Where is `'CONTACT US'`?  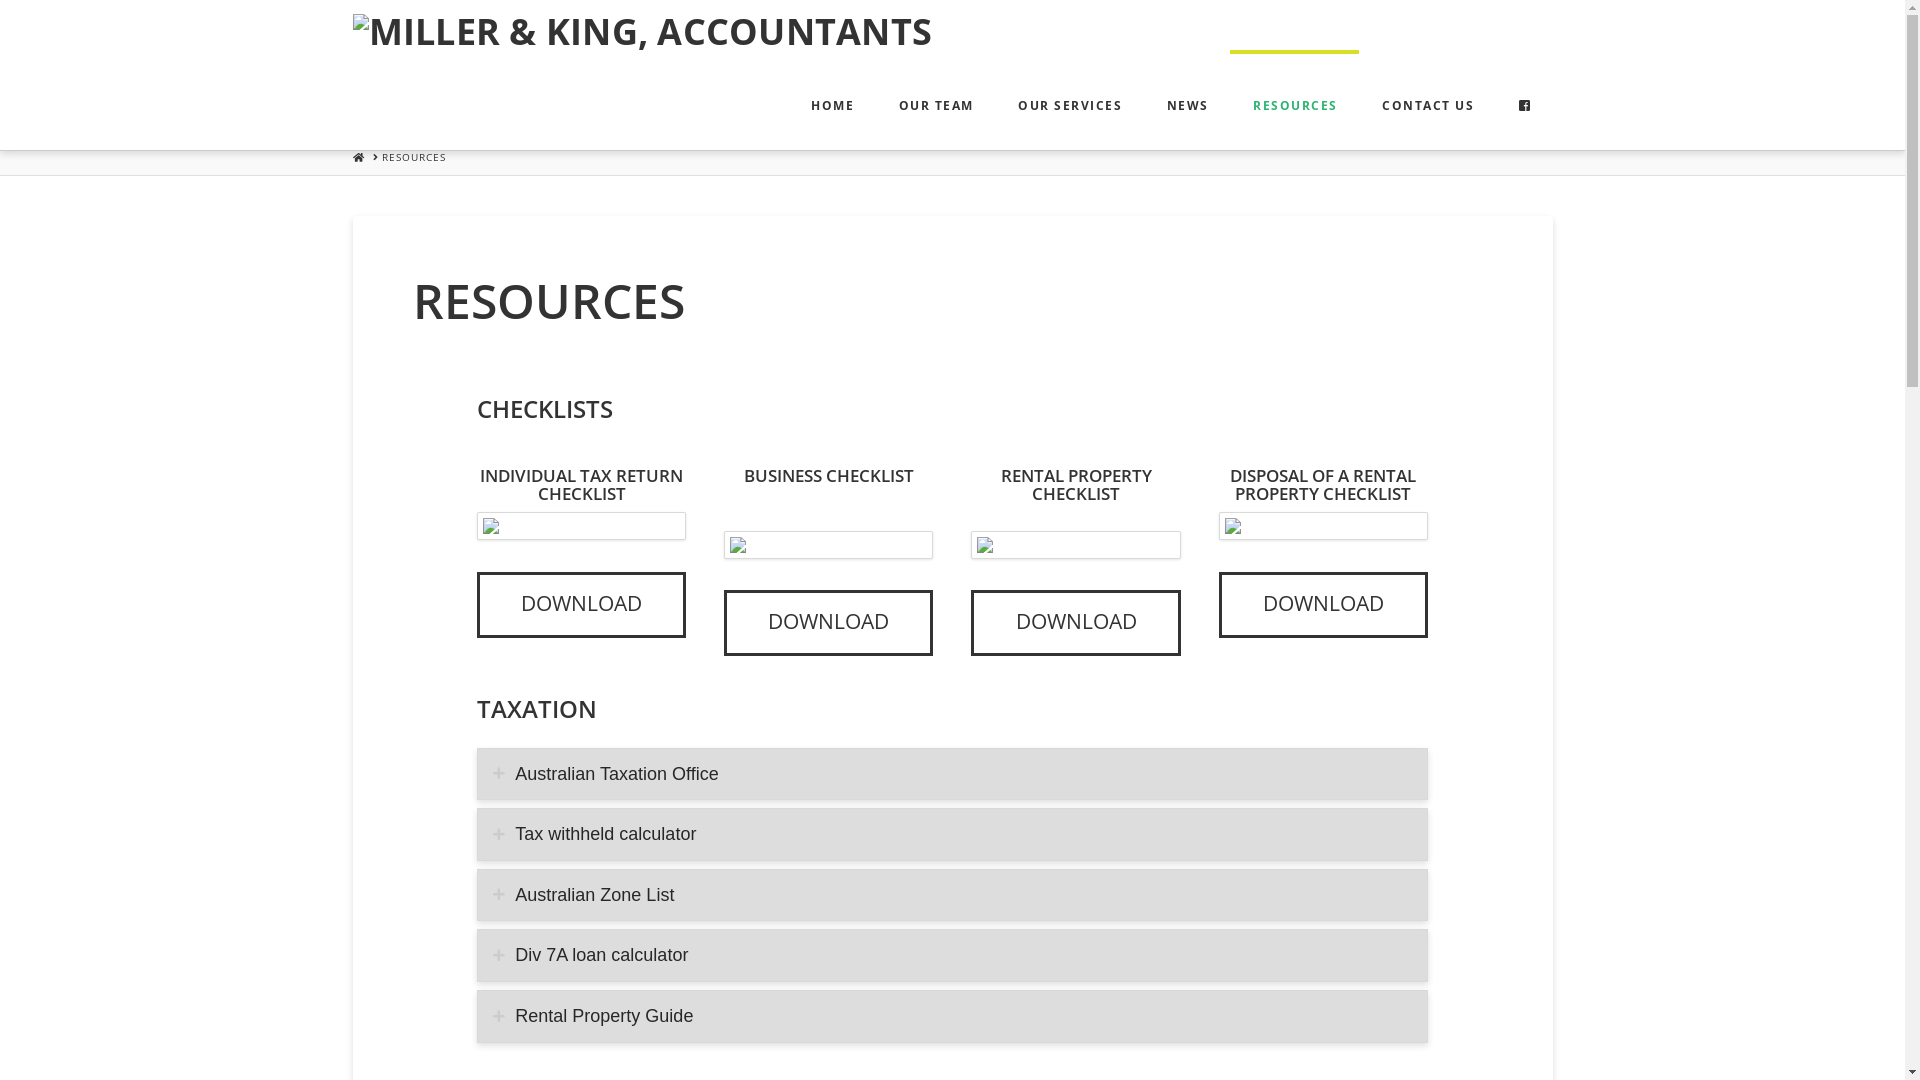 'CONTACT US' is located at coordinates (1426, 100).